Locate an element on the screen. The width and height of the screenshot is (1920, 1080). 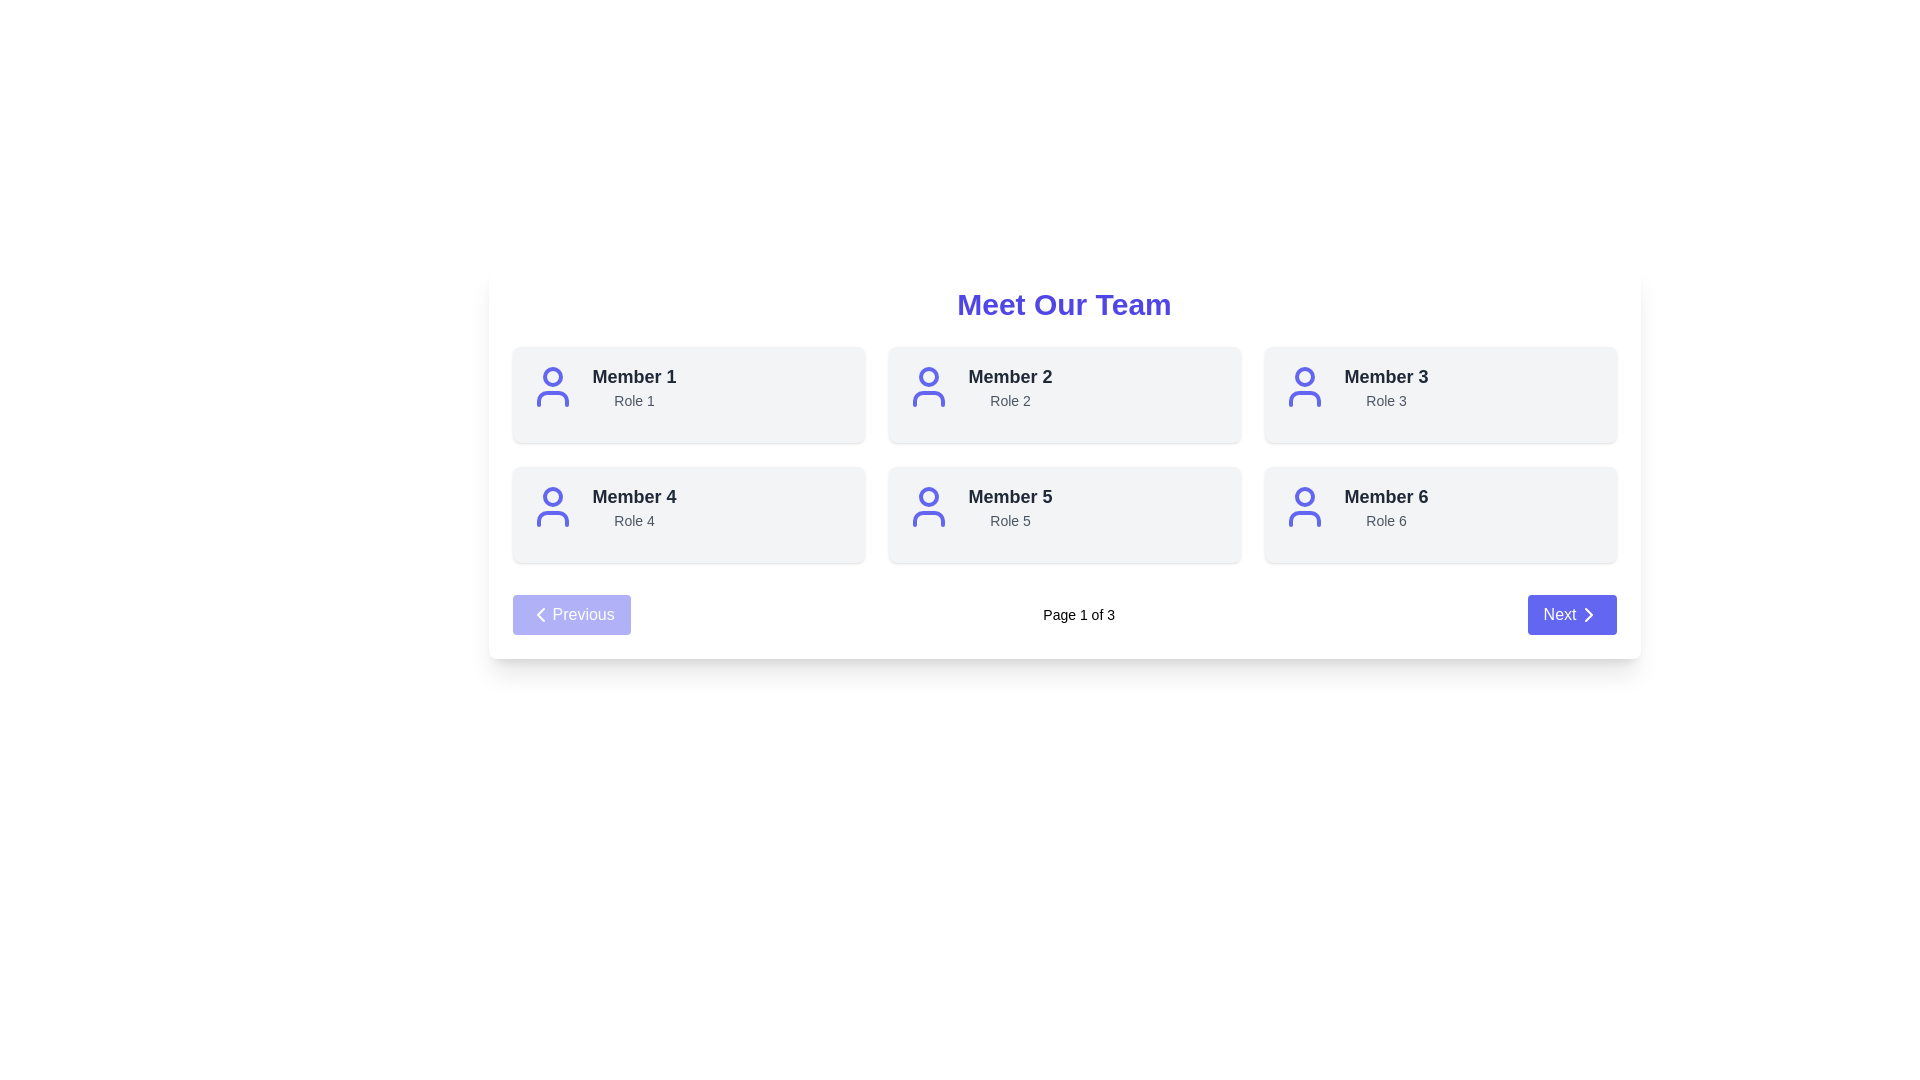
the 'Previous' button which contains the left-pointing arrow icon, located at the bottom-left corner of the interface is located at coordinates (540, 613).